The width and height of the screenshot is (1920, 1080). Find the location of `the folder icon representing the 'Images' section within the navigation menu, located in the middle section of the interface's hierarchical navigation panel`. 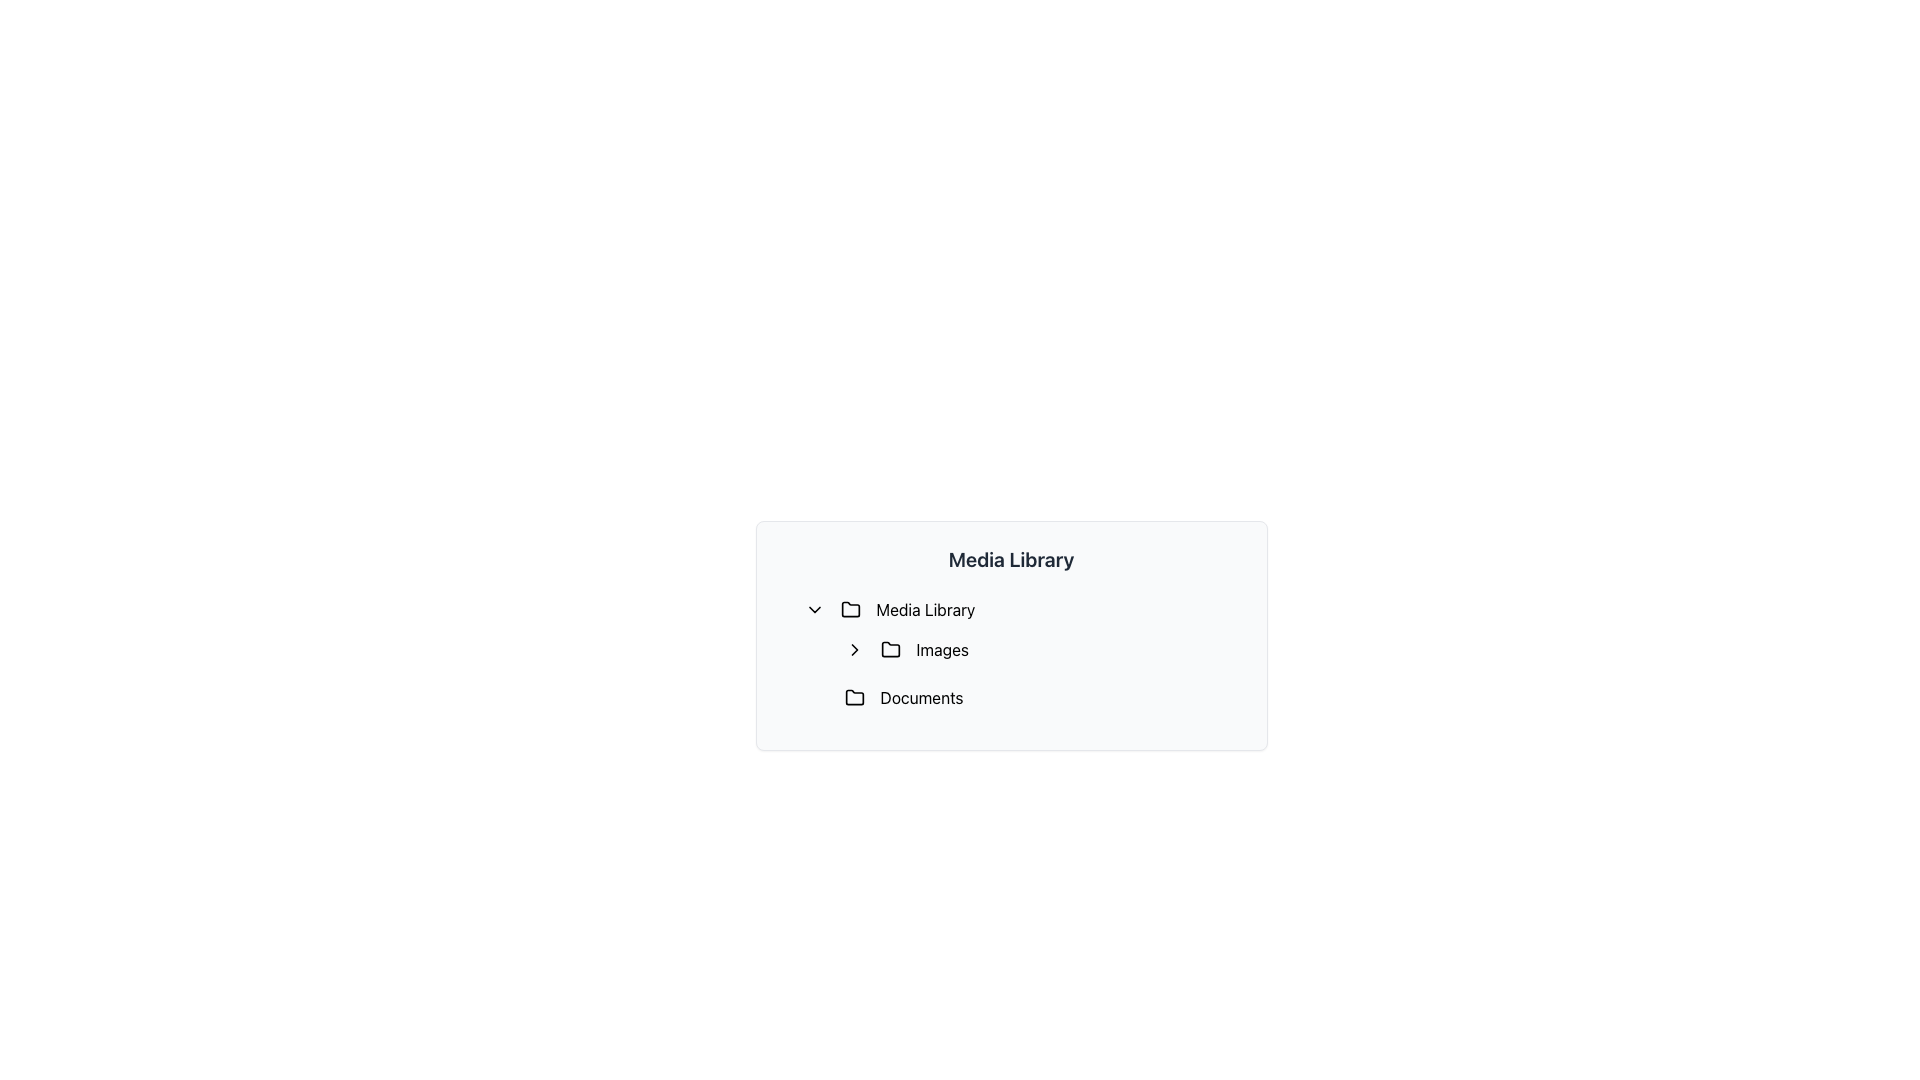

the folder icon representing the 'Images' section within the navigation menu, located in the middle section of the interface's hierarchical navigation panel is located at coordinates (889, 650).